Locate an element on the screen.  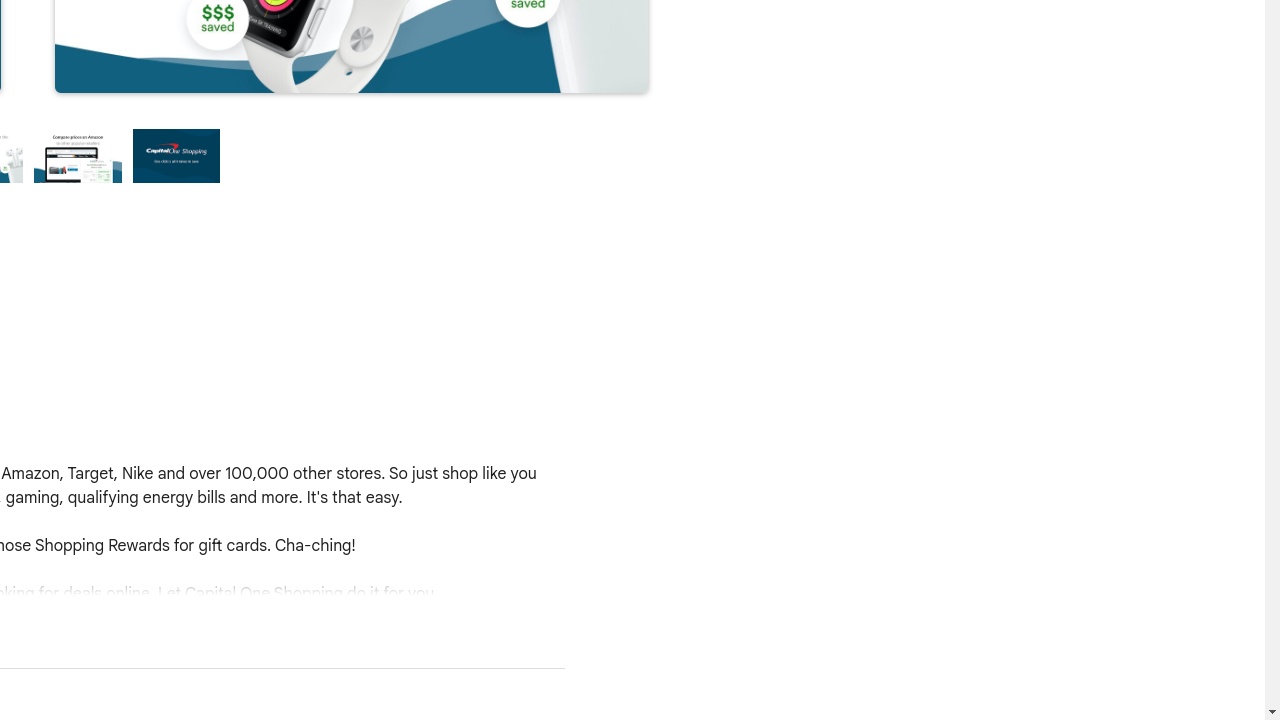
'Preview slide 4' is located at coordinates (177, 155).